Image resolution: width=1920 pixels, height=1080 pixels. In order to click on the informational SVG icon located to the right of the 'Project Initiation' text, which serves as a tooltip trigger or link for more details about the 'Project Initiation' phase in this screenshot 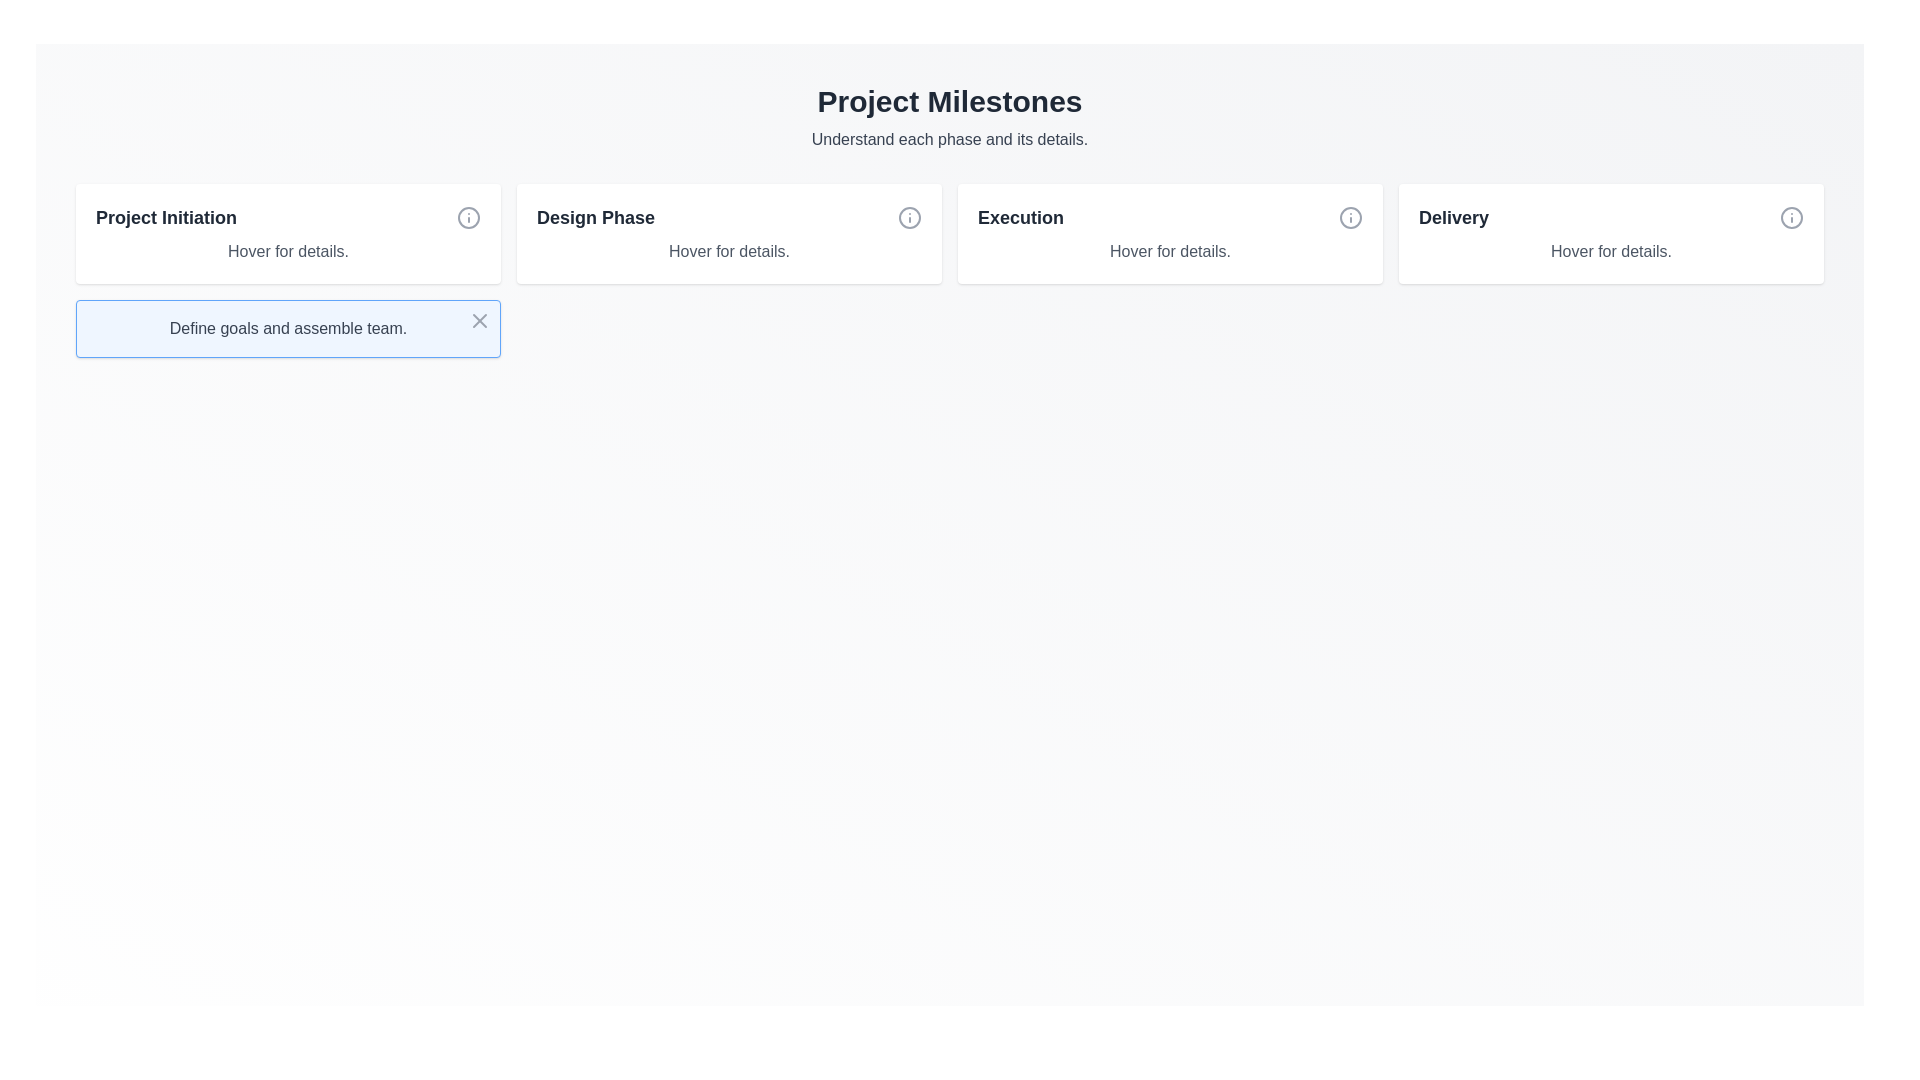, I will do `click(468, 218)`.